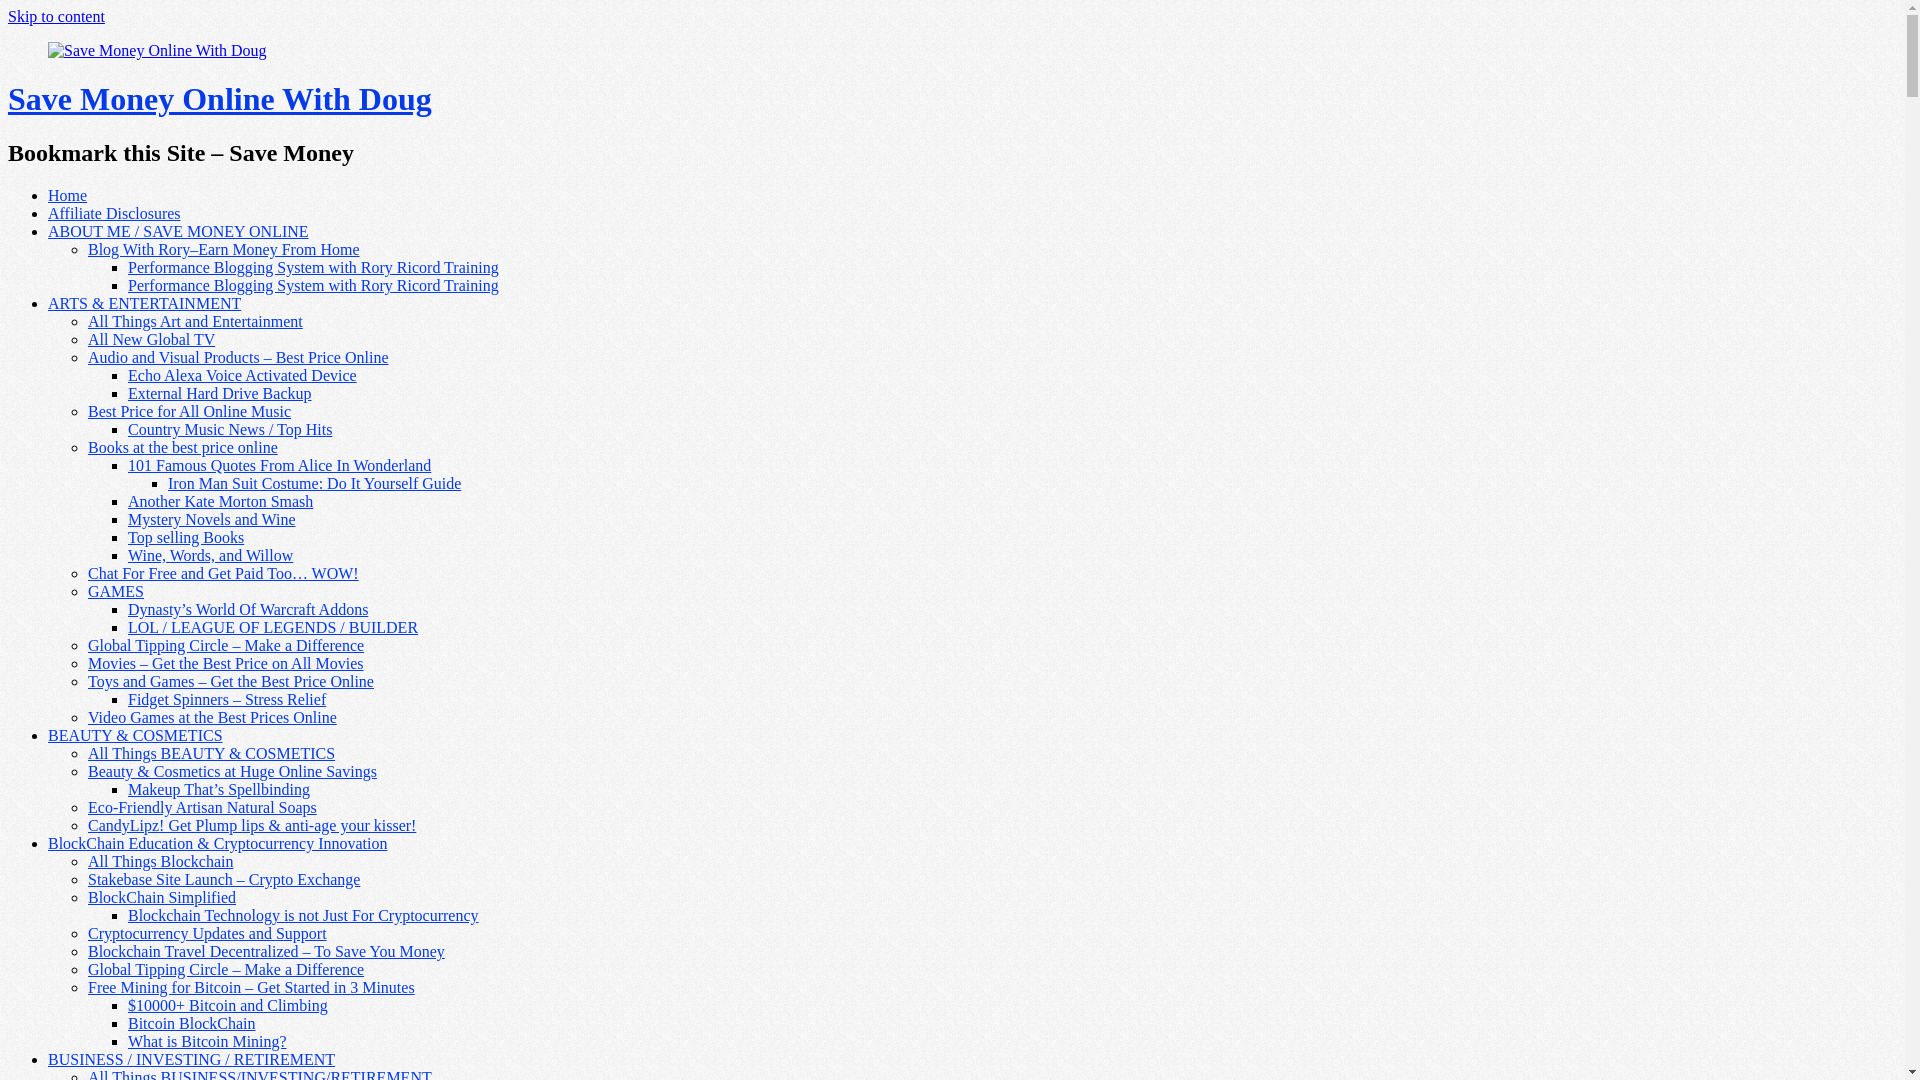 The height and width of the screenshot is (1080, 1920). I want to click on 'Iron Man Suit Costume: Do It Yourself Guide', so click(313, 483).